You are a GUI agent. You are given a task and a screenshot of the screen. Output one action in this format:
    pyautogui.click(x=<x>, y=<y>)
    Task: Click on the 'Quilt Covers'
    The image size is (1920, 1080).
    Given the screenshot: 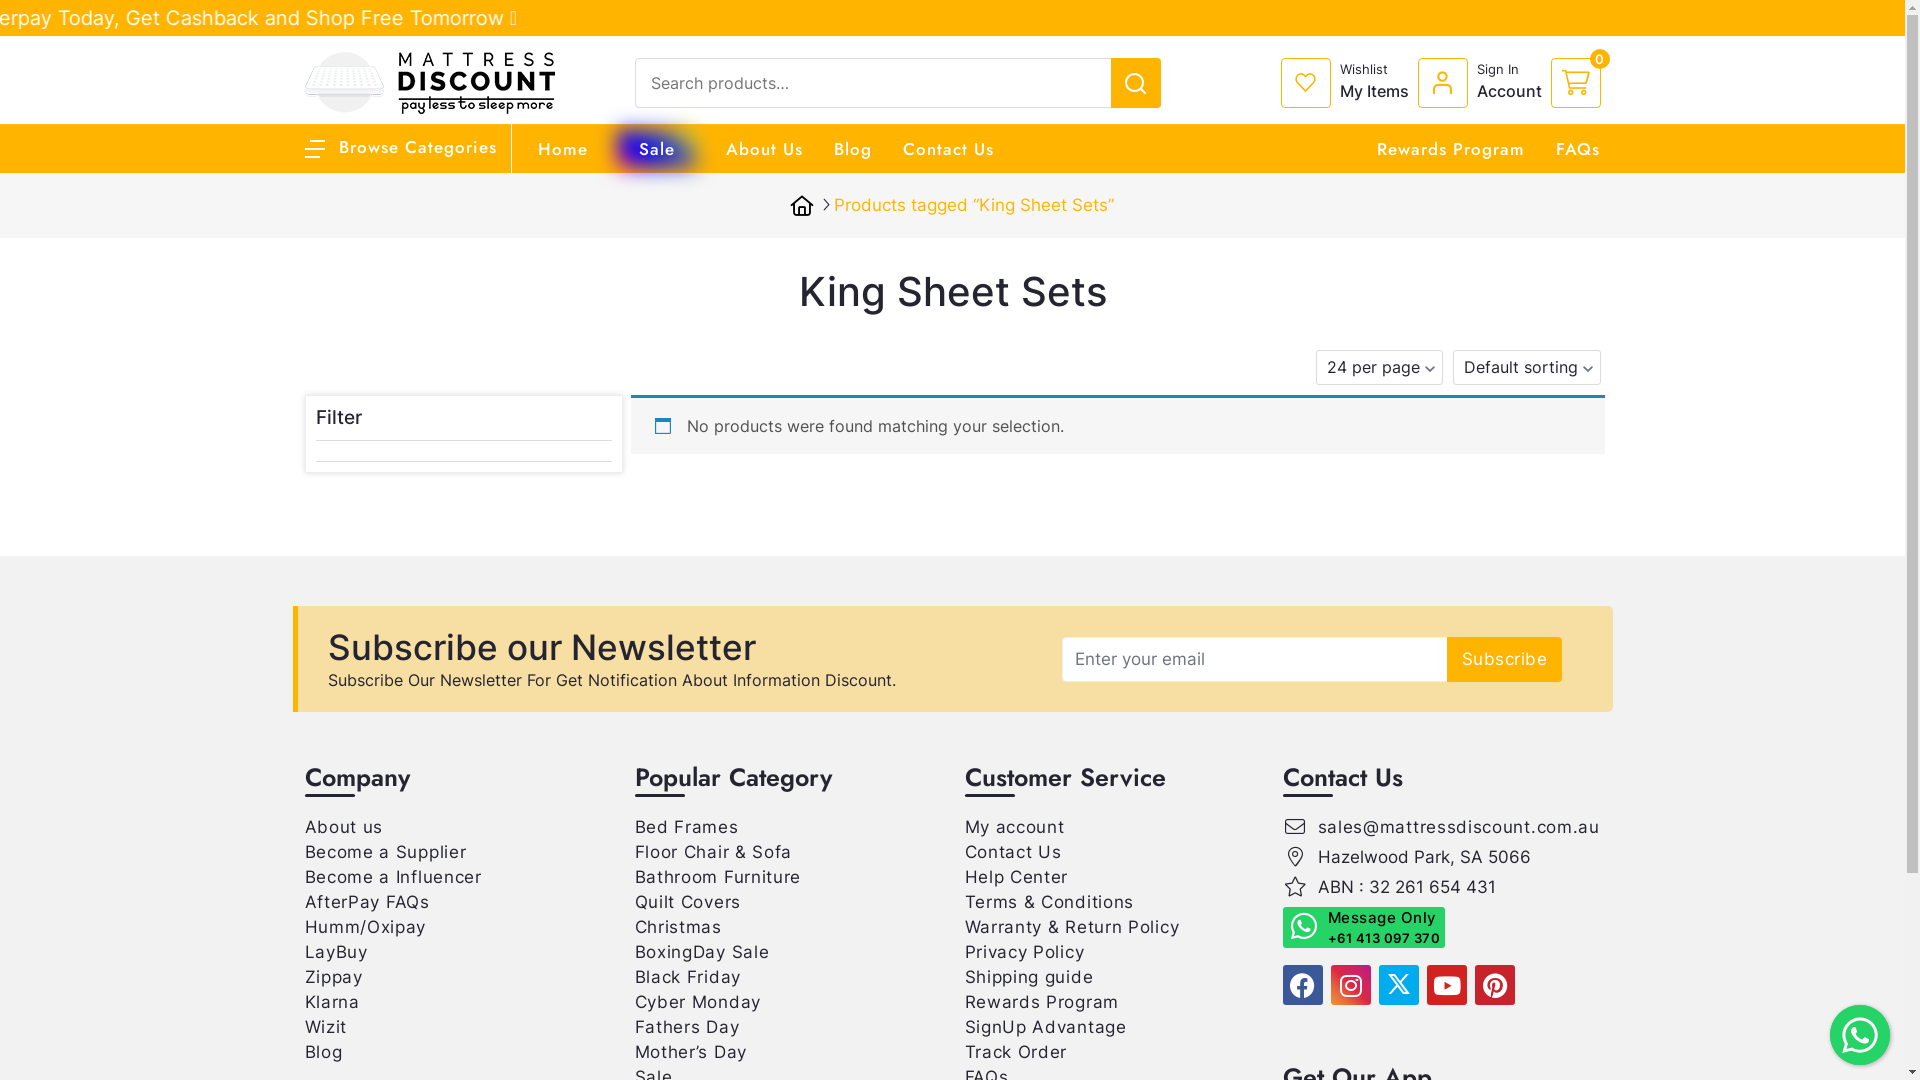 What is the action you would take?
    pyautogui.click(x=686, y=902)
    